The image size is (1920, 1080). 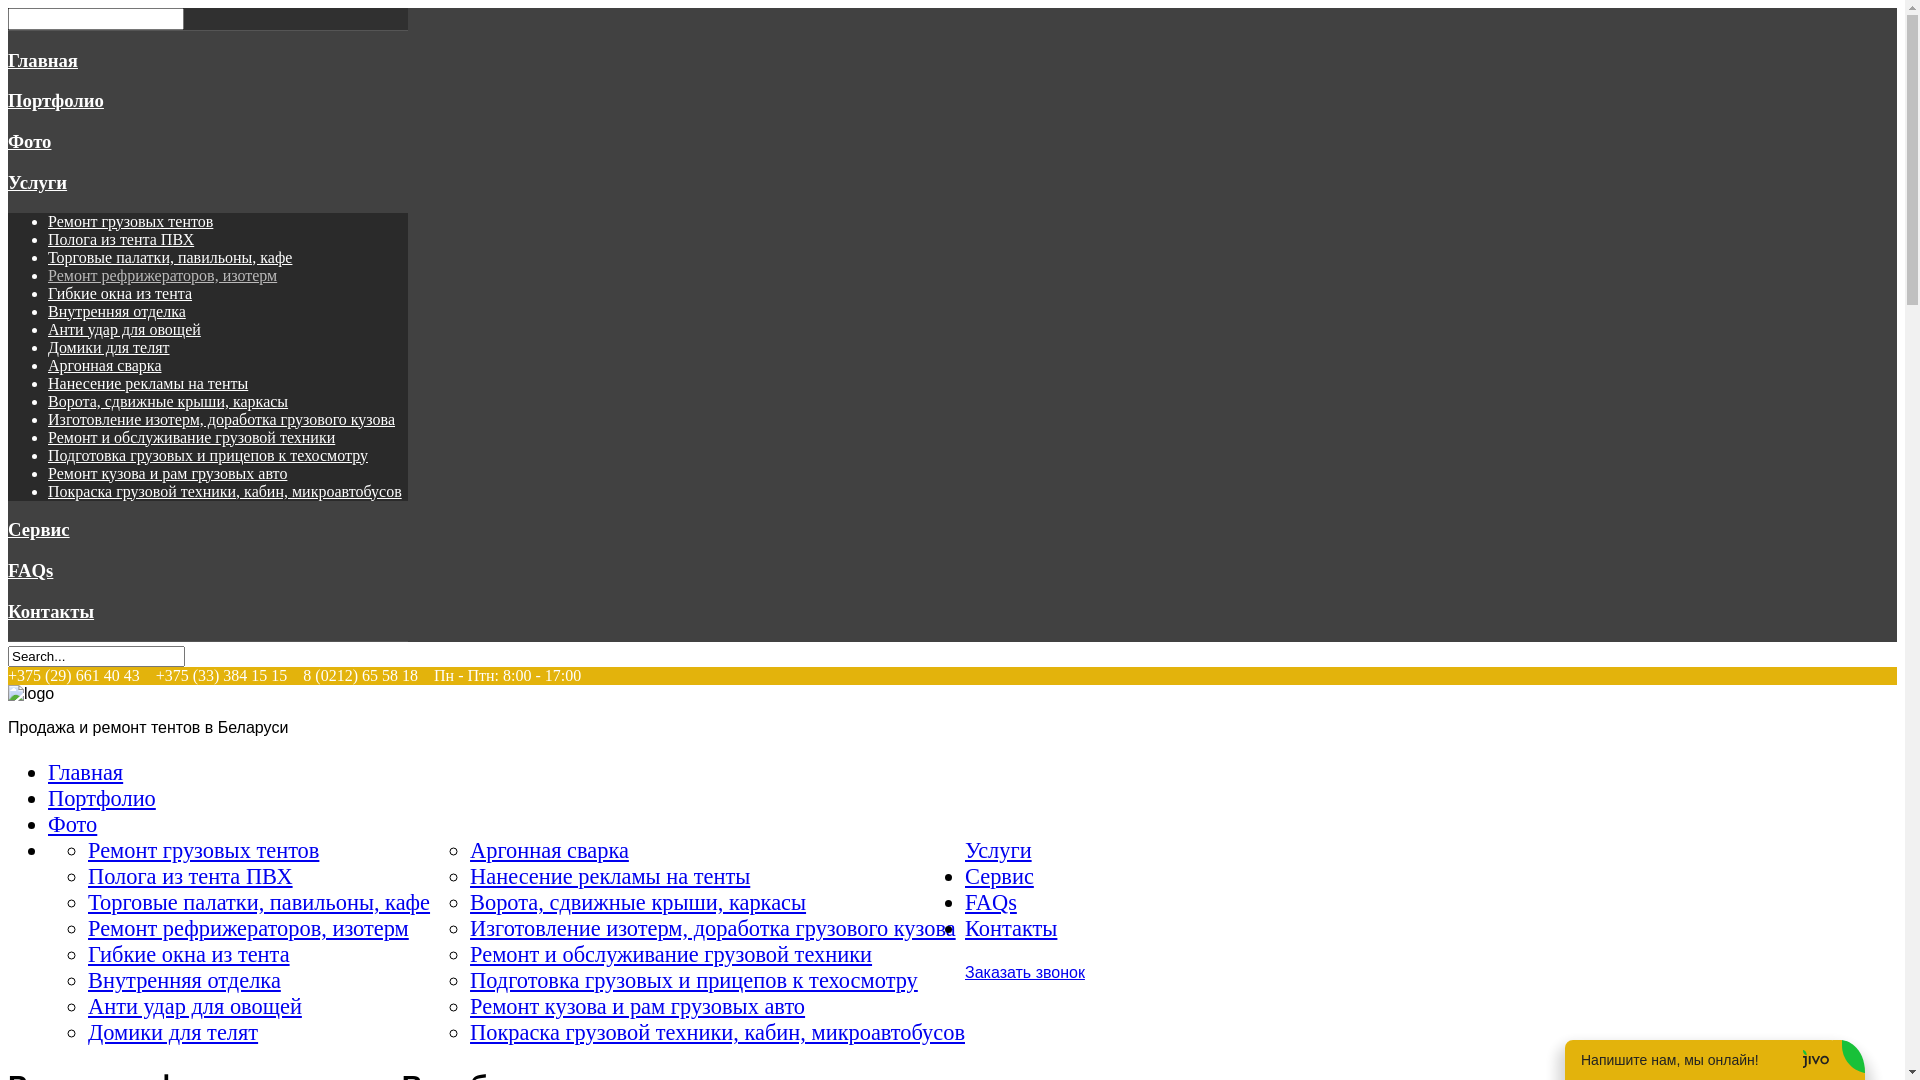 I want to click on 'FAQs', so click(x=30, y=570).